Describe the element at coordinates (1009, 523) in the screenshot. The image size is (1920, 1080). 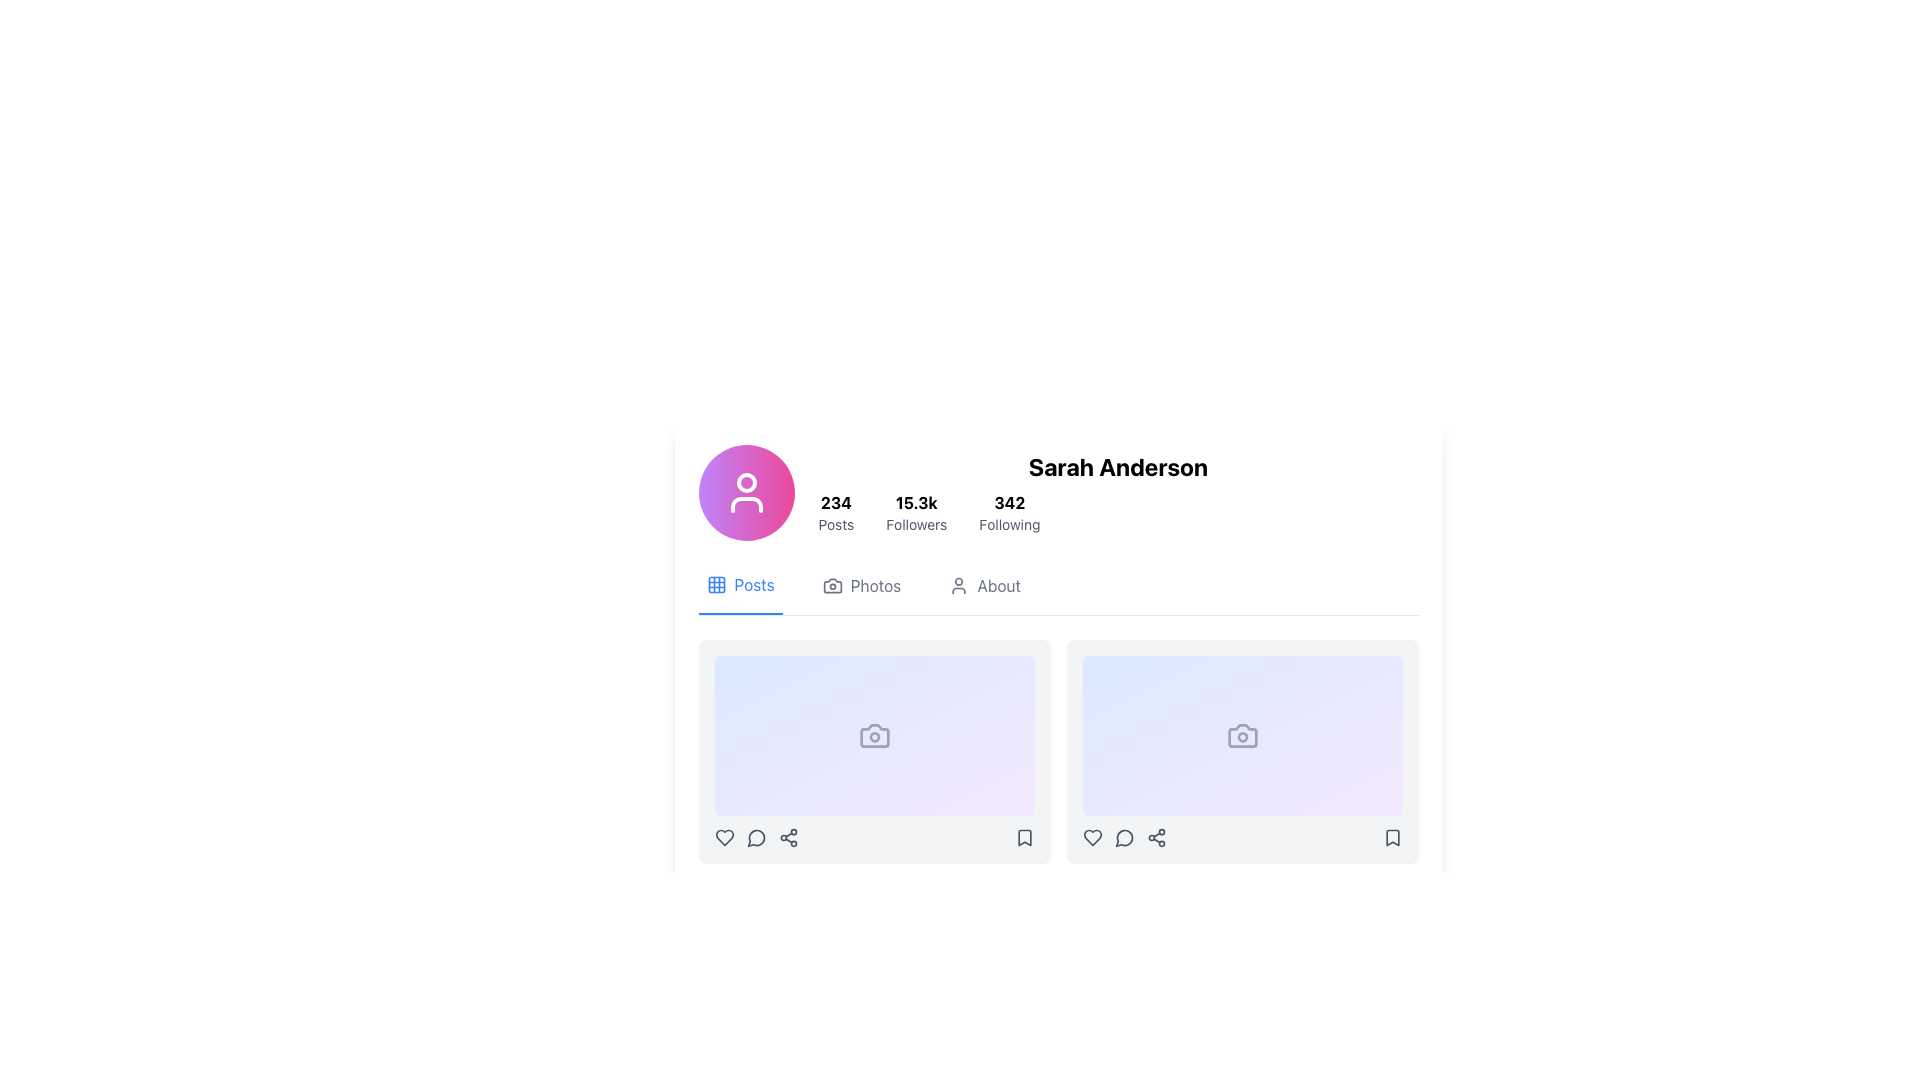
I see `the text label that reads 'Following', which is styled in gray and positioned below the number '342' in the profile statistics section` at that location.